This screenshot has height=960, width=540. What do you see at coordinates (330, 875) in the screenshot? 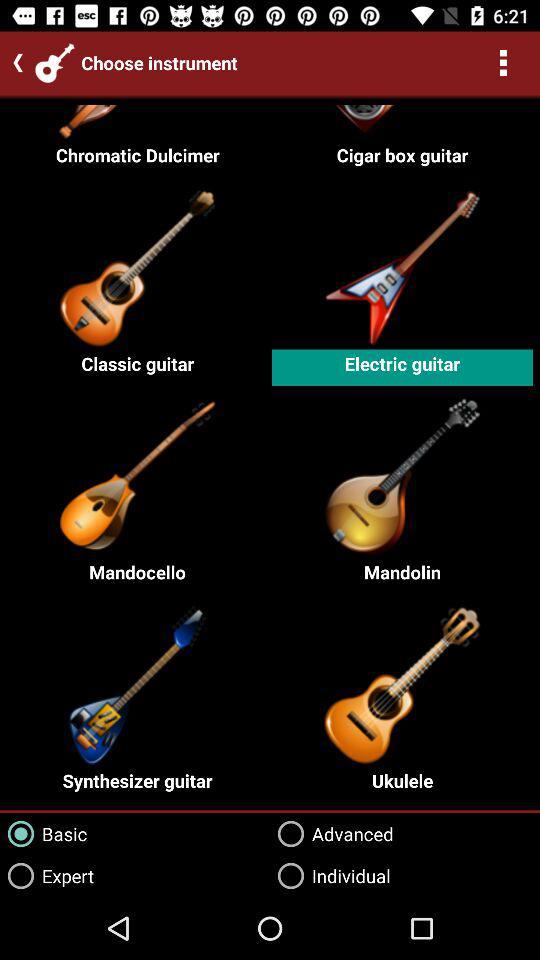
I see `icon next to the expert icon` at bounding box center [330, 875].